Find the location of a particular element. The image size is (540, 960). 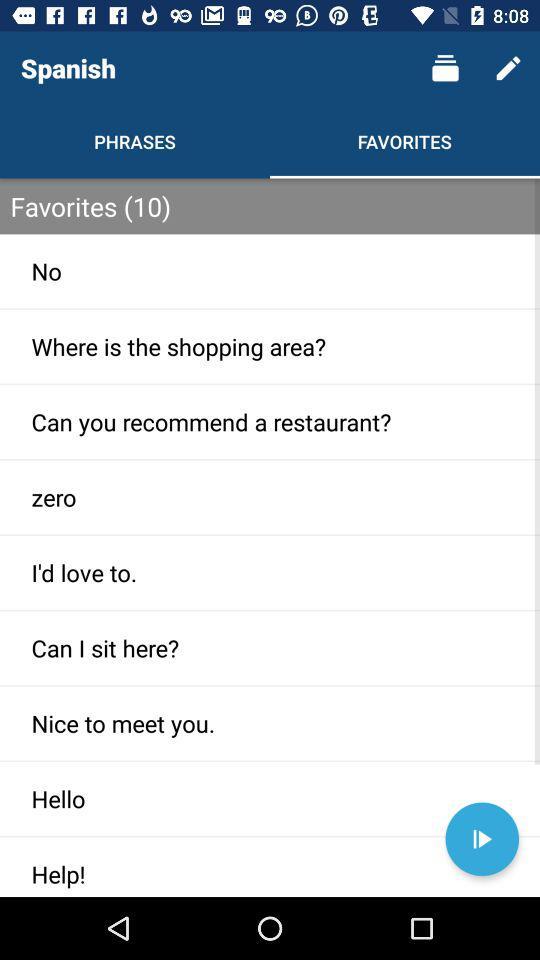

the item next to the spanish icon is located at coordinates (445, 68).